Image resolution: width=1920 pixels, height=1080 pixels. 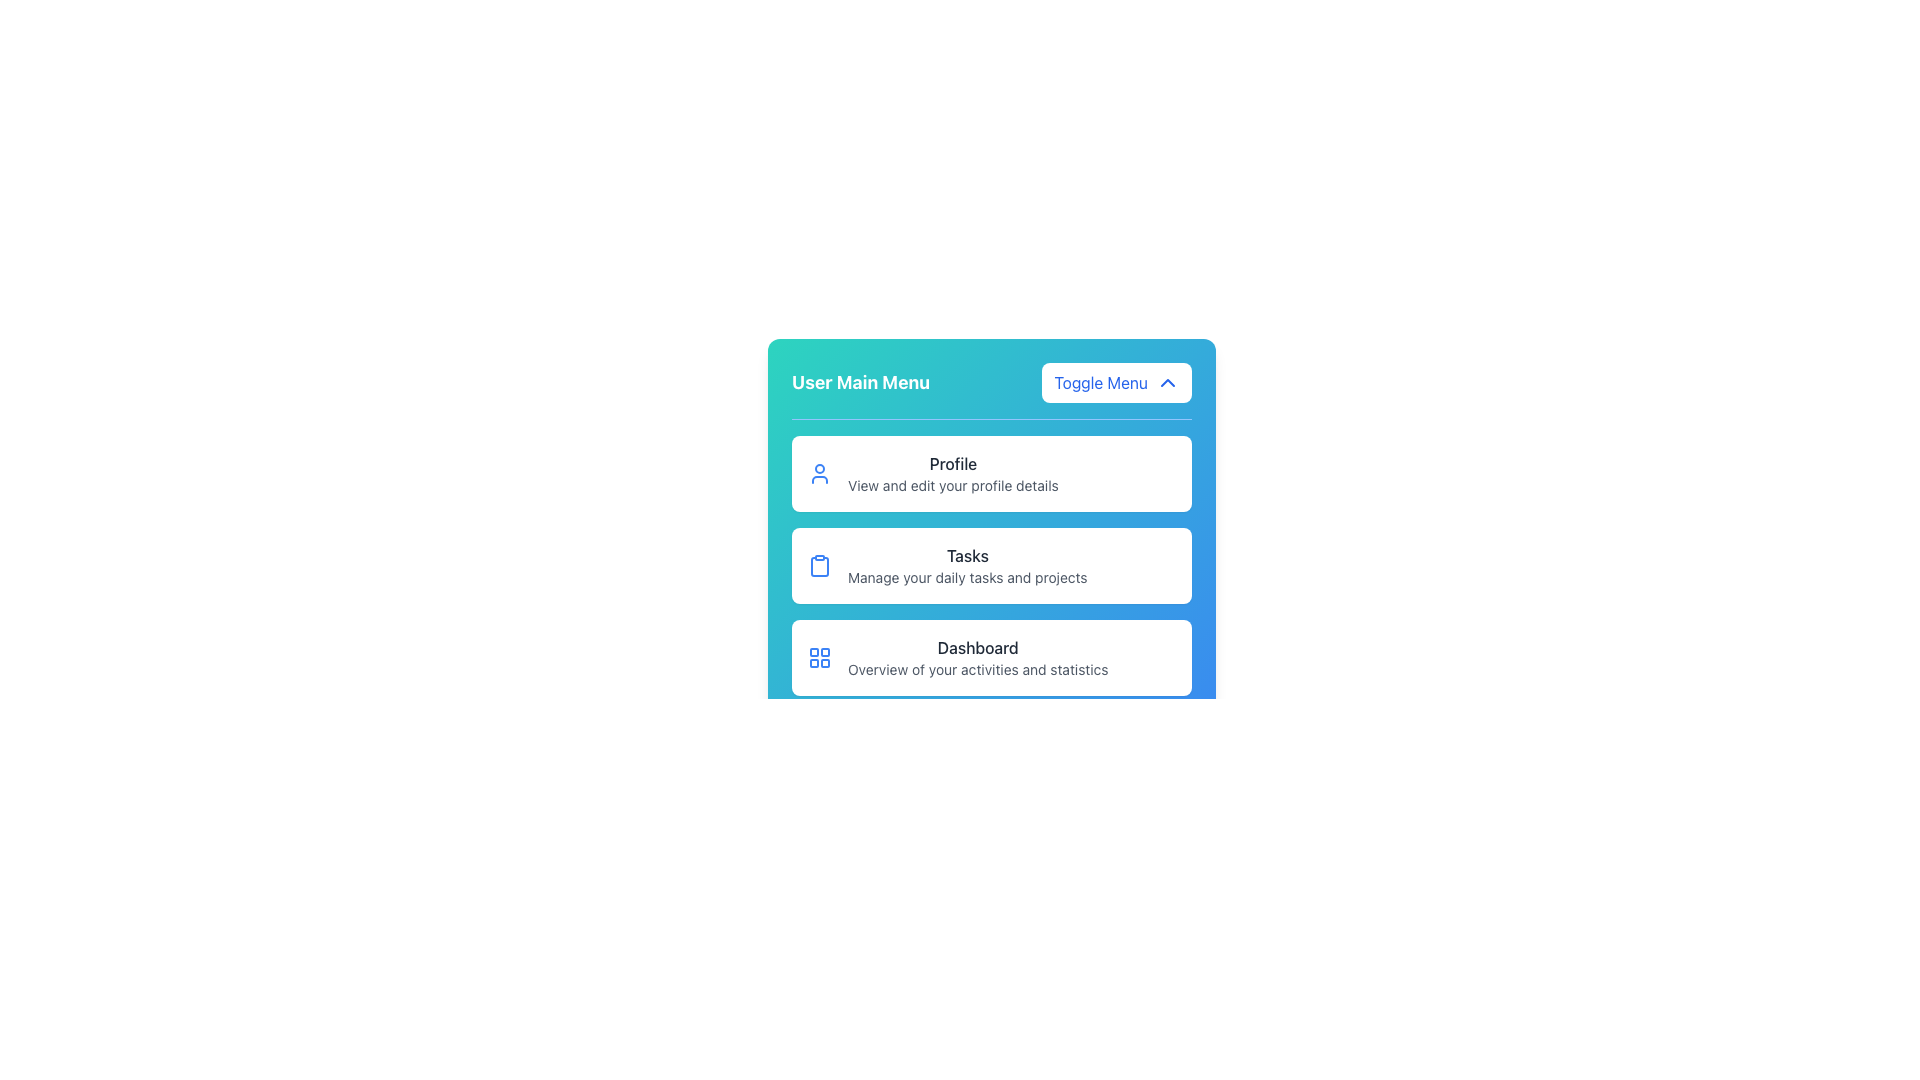 What do you see at coordinates (978, 670) in the screenshot?
I see `information displayed in the text label that states 'Overview of your activities and statistics.' This label is located beneath the 'Dashboard' title in the menu interface` at bounding box center [978, 670].